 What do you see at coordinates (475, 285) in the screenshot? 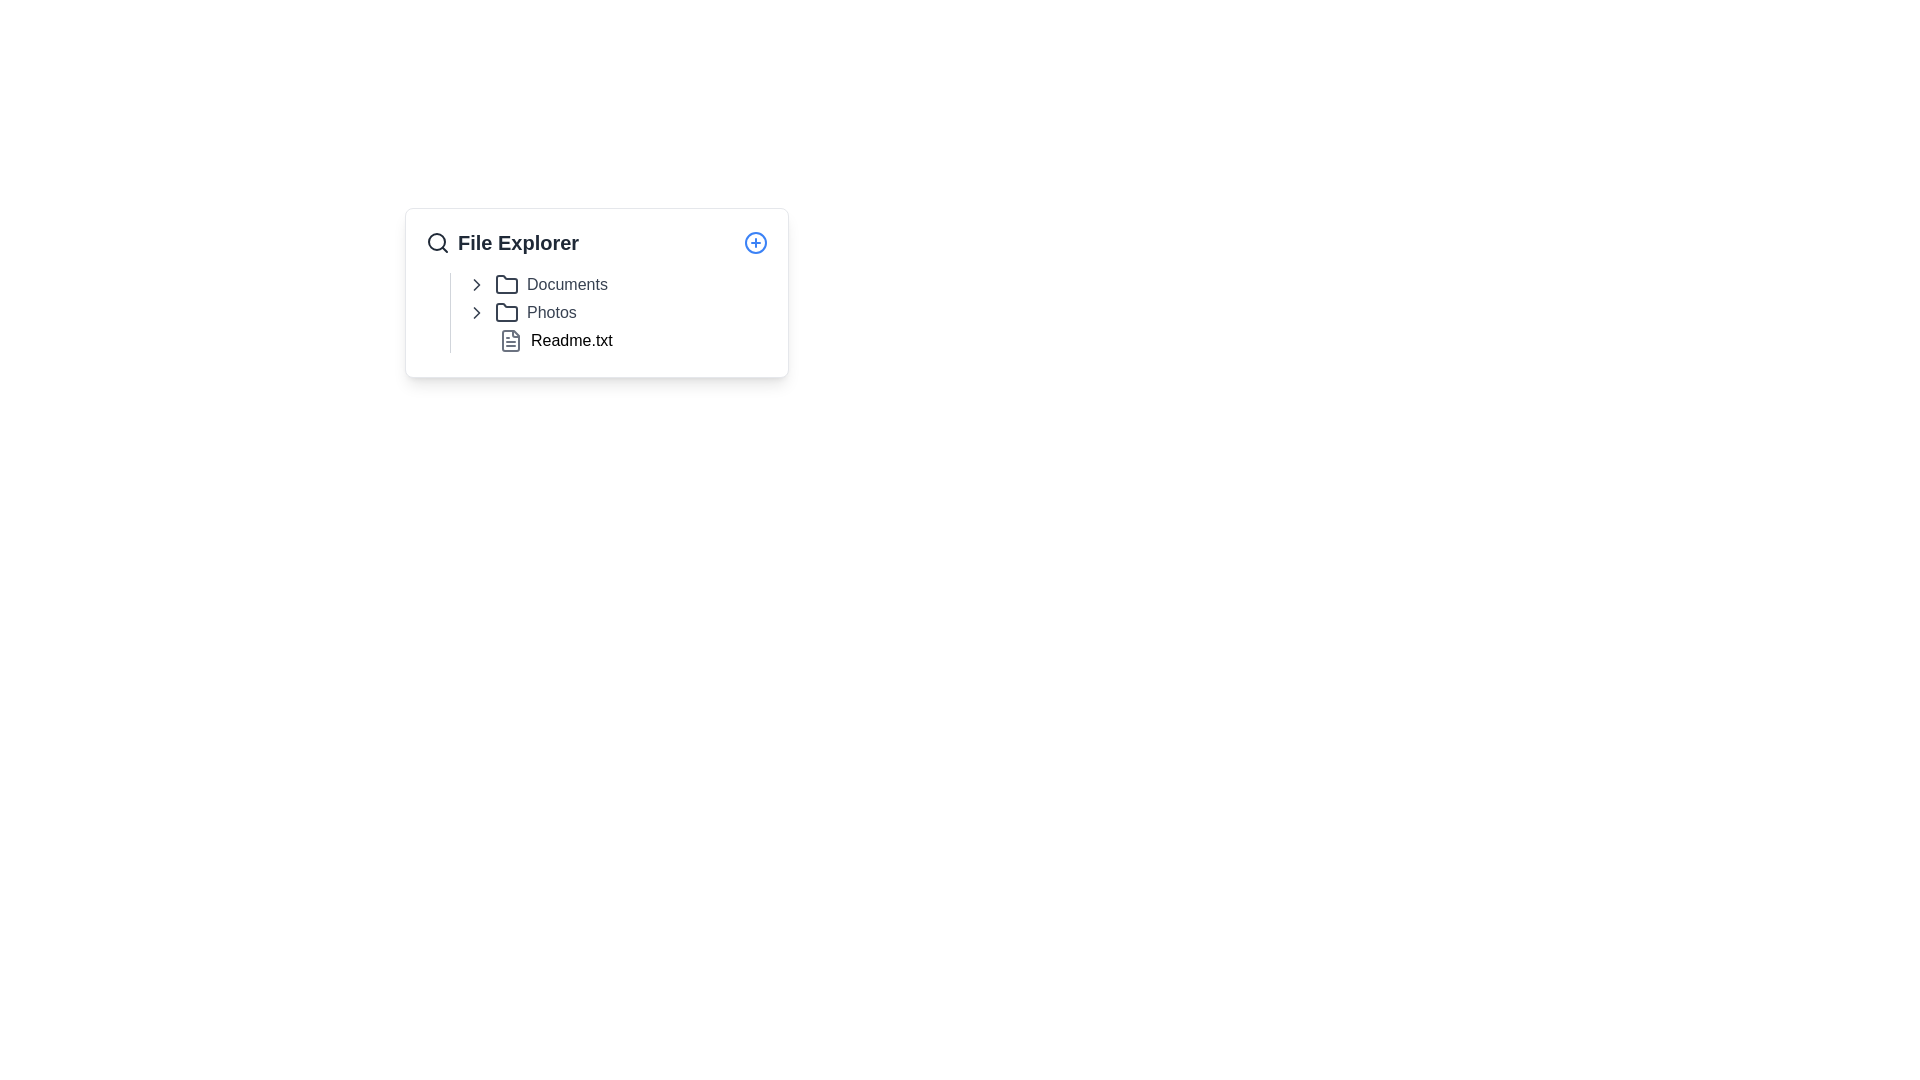
I see `the chevron icon` at bounding box center [475, 285].